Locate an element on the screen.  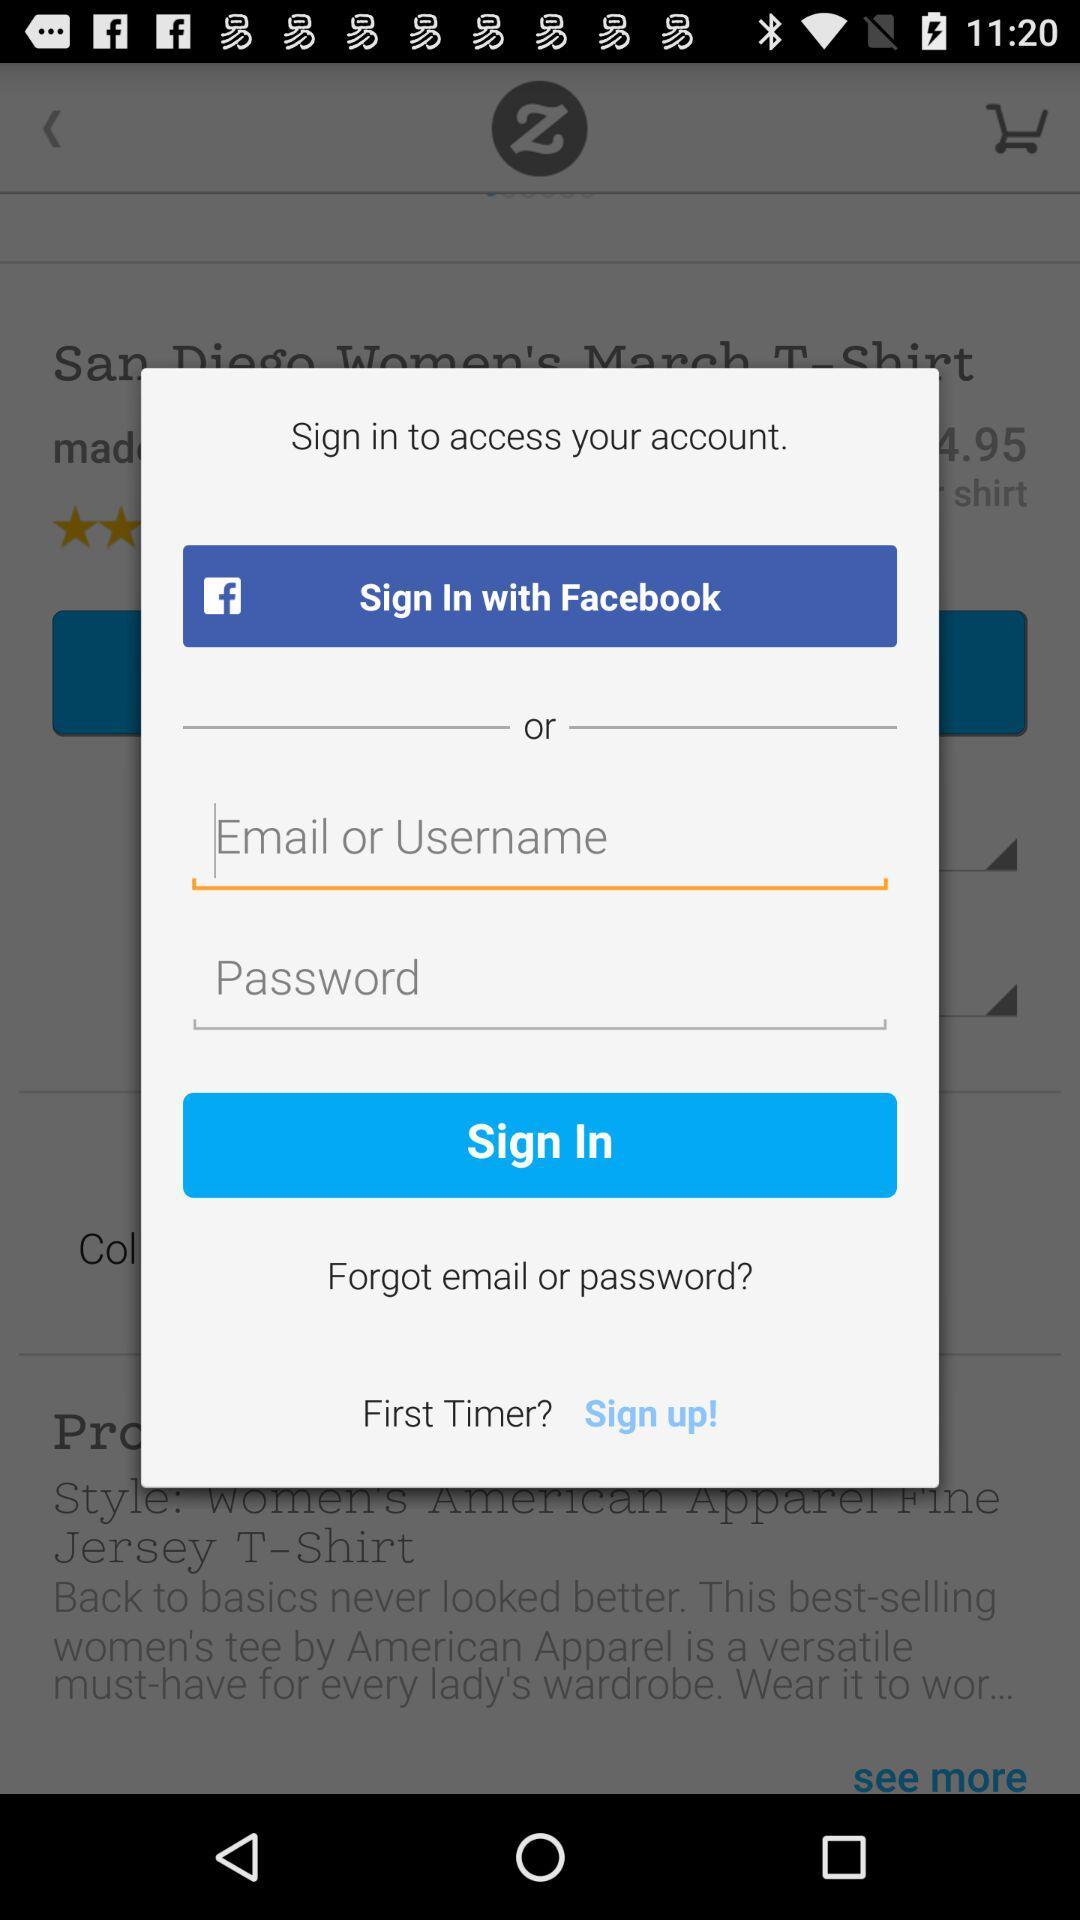
the item next to the first timer? icon is located at coordinates (651, 1415).